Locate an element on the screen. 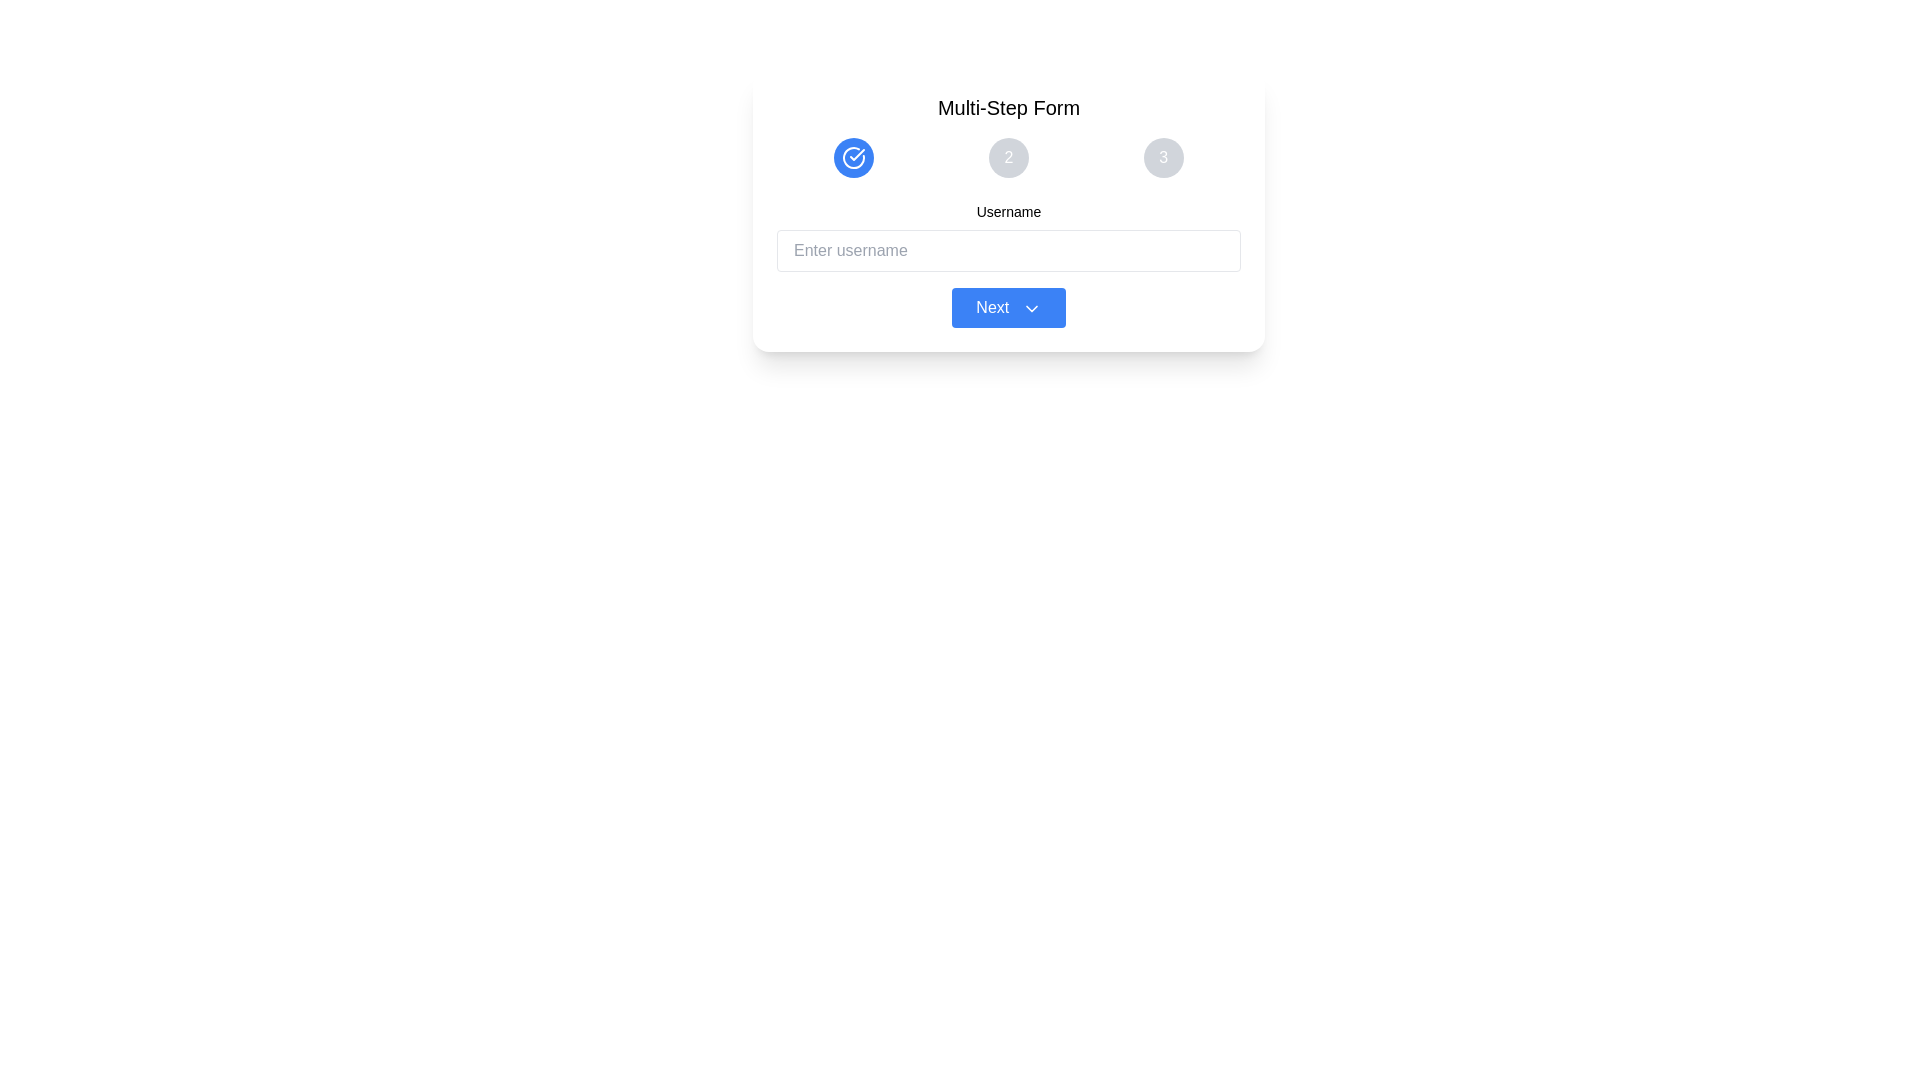  the second progress indicator button in the horizontal sequence at the top of the form is located at coordinates (1008, 157).